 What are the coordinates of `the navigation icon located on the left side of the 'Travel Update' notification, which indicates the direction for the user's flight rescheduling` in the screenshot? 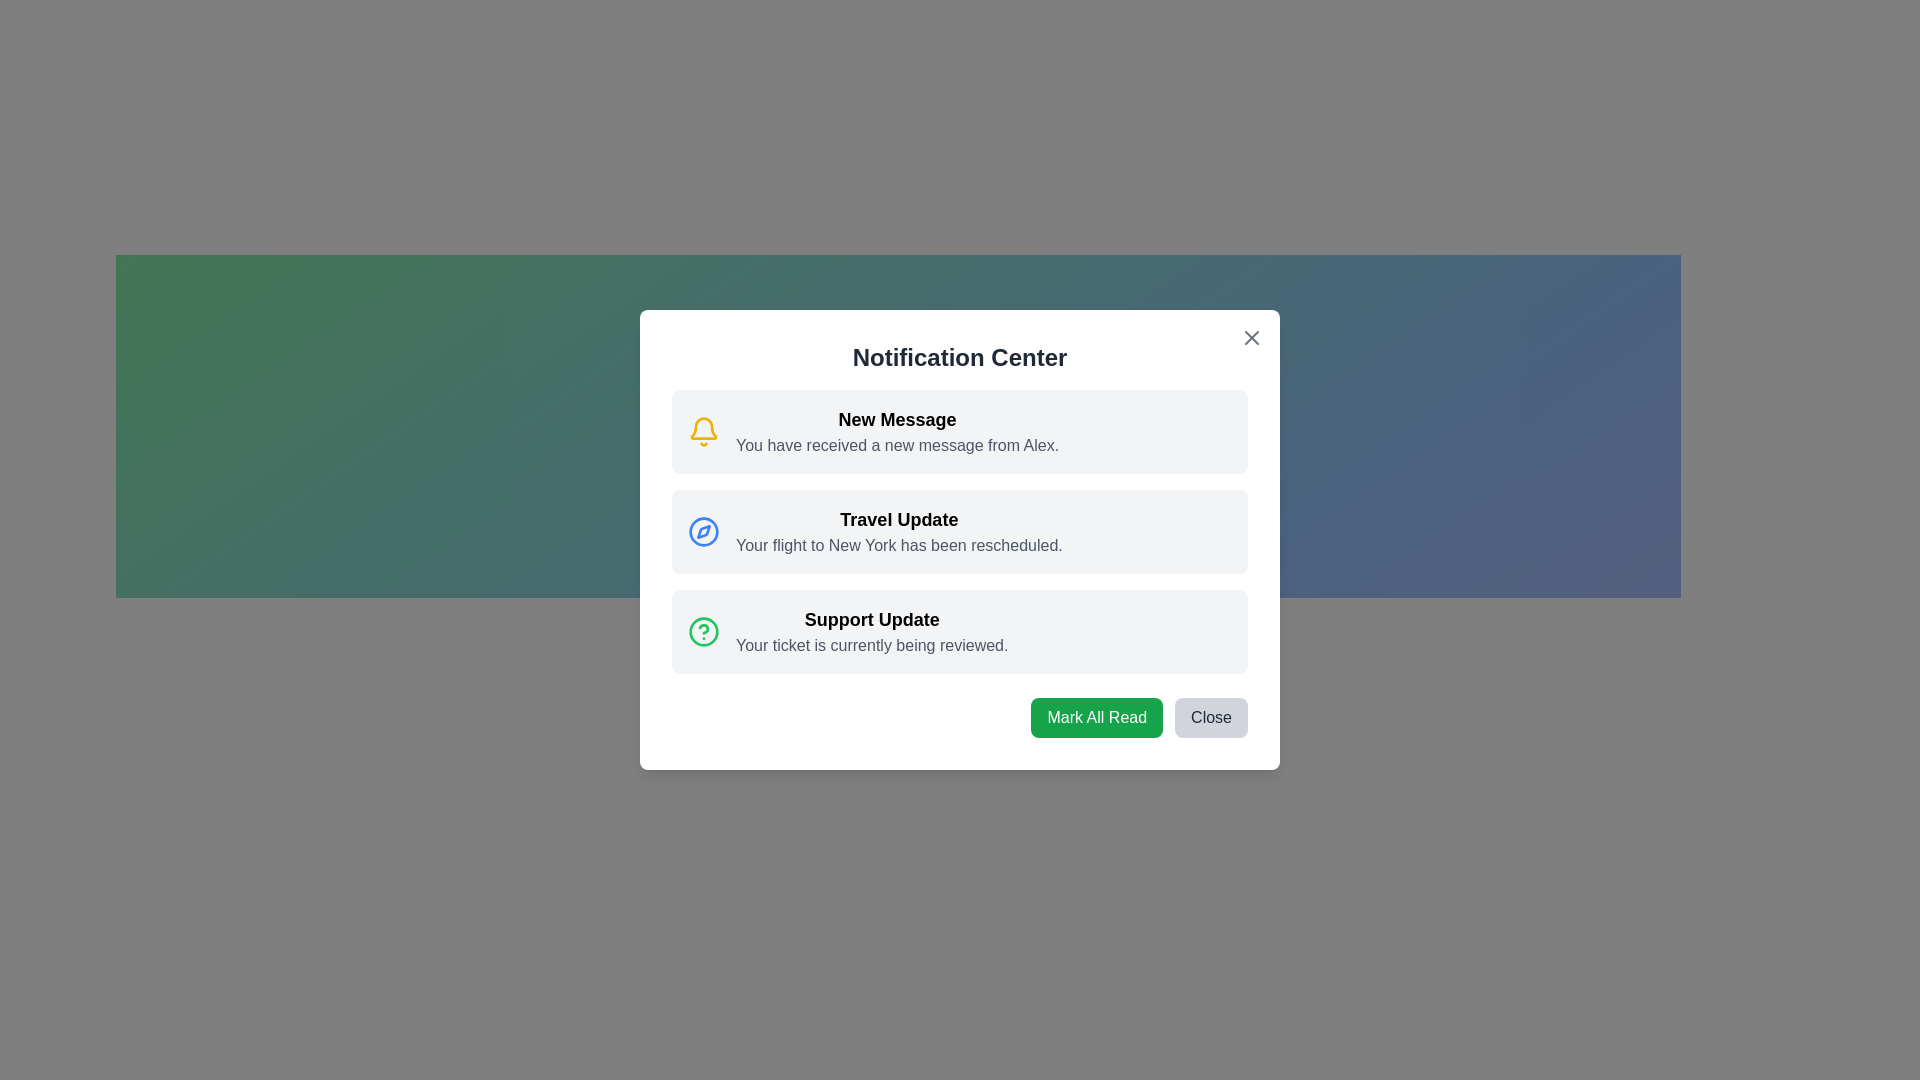 It's located at (704, 531).